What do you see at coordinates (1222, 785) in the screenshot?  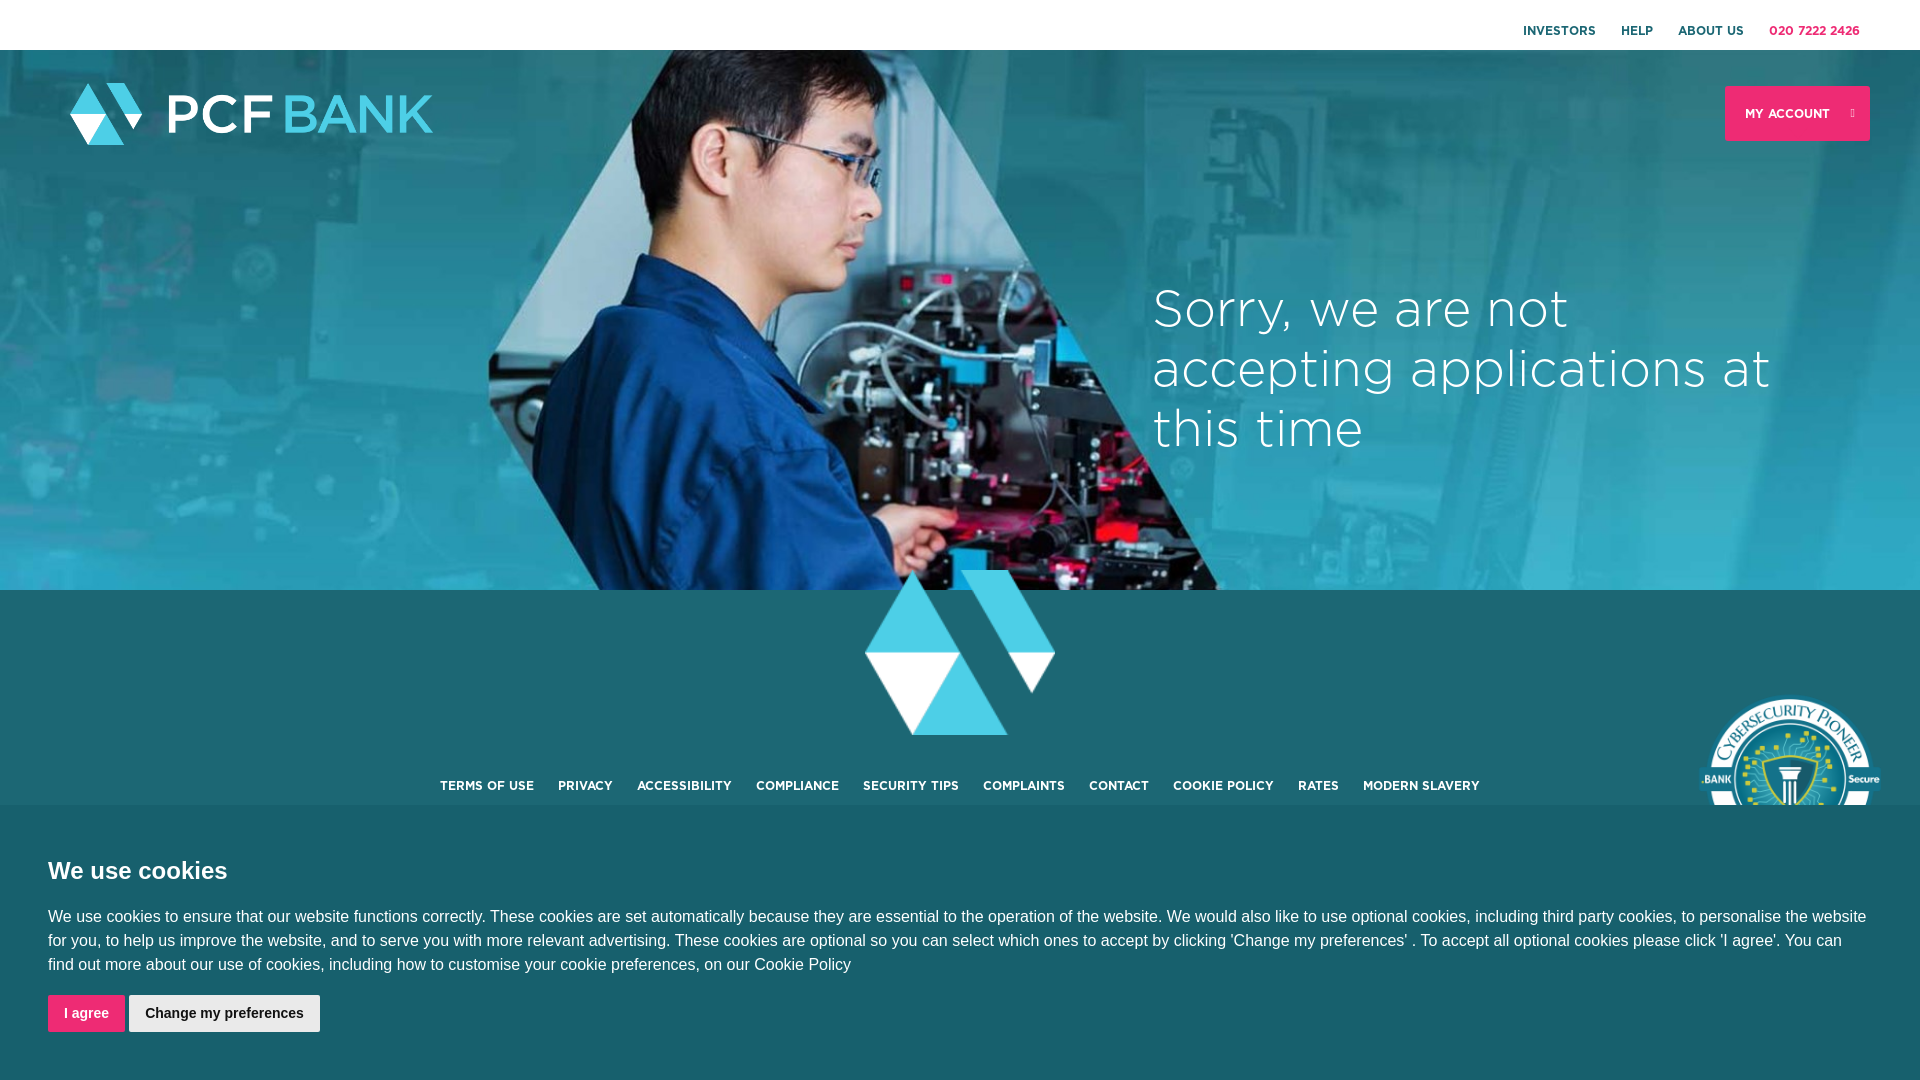 I see `'COOKIE POLICY'` at bounding box center [1222, 785].